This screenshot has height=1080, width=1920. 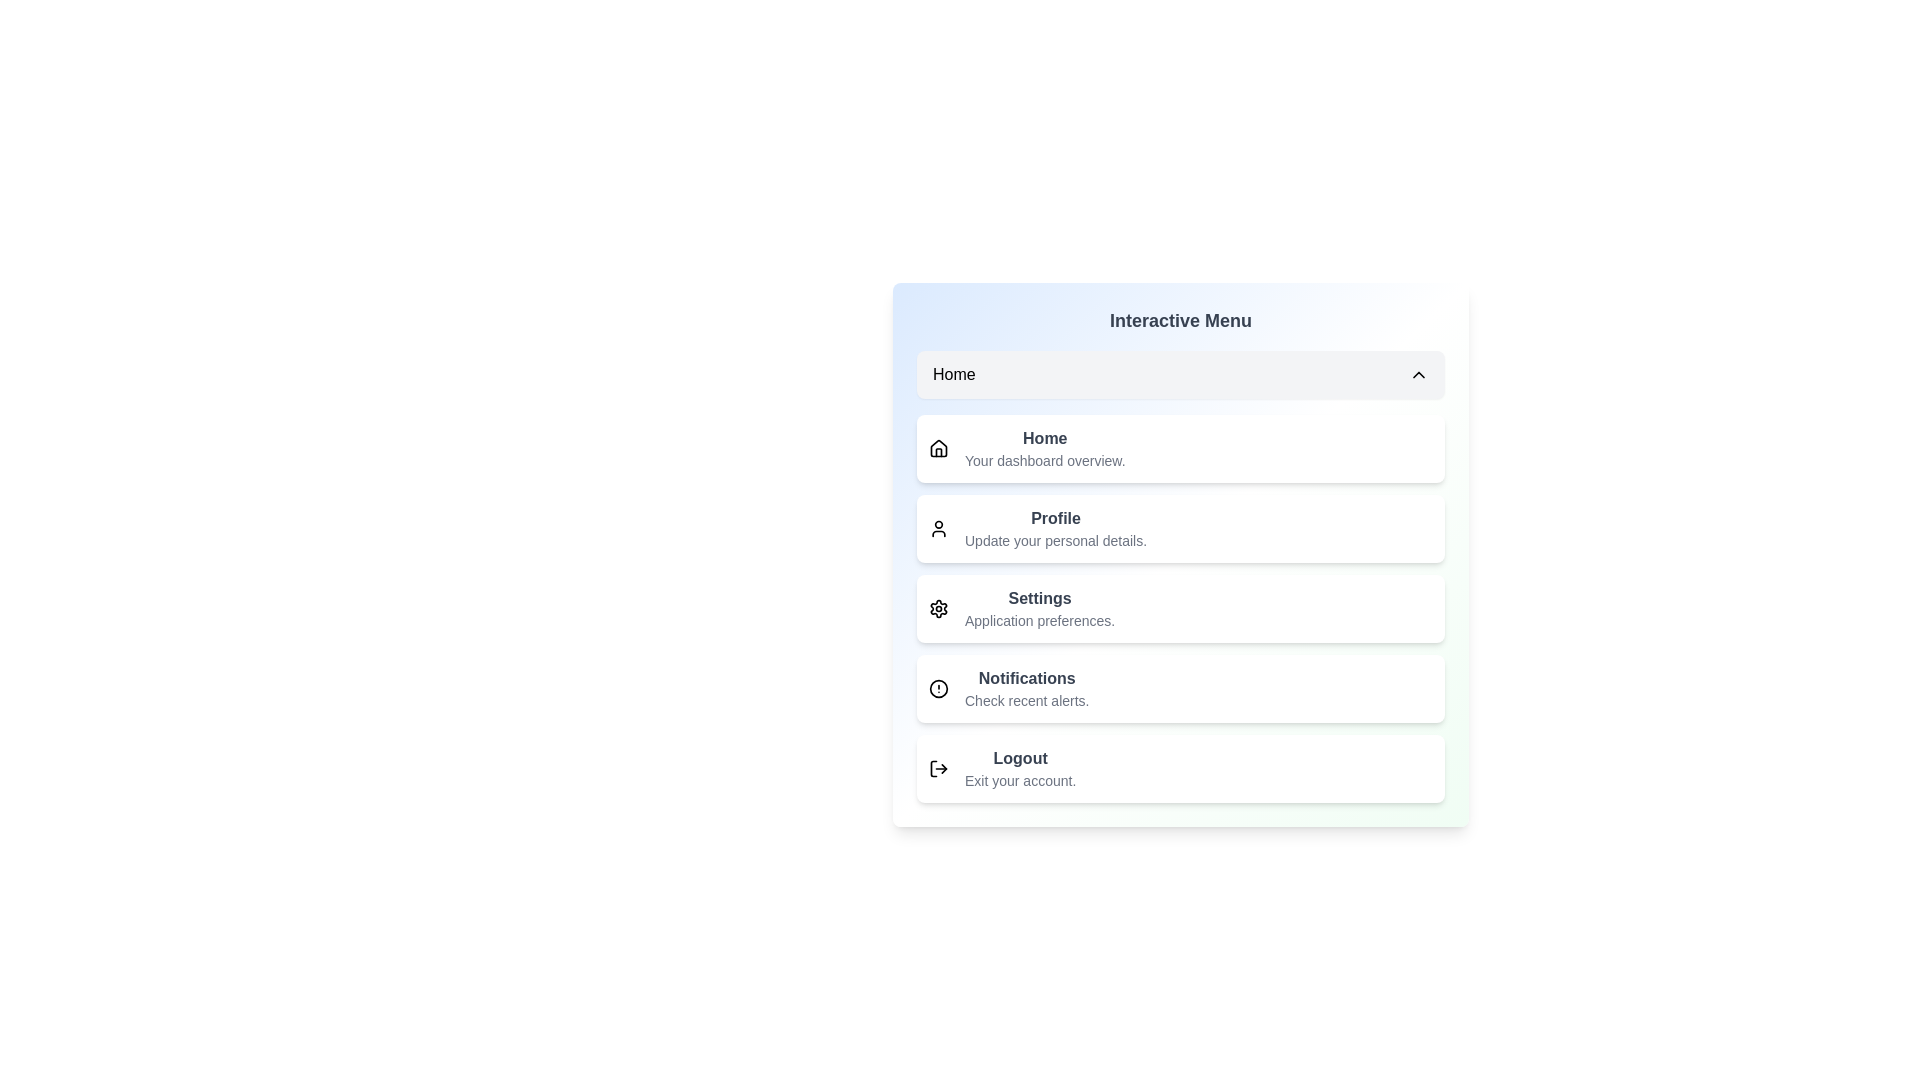 What do you see at coordinates (1180, 688) in the screenshot?
I see `the menu option Notifications` at bounding box center [1180, 688].